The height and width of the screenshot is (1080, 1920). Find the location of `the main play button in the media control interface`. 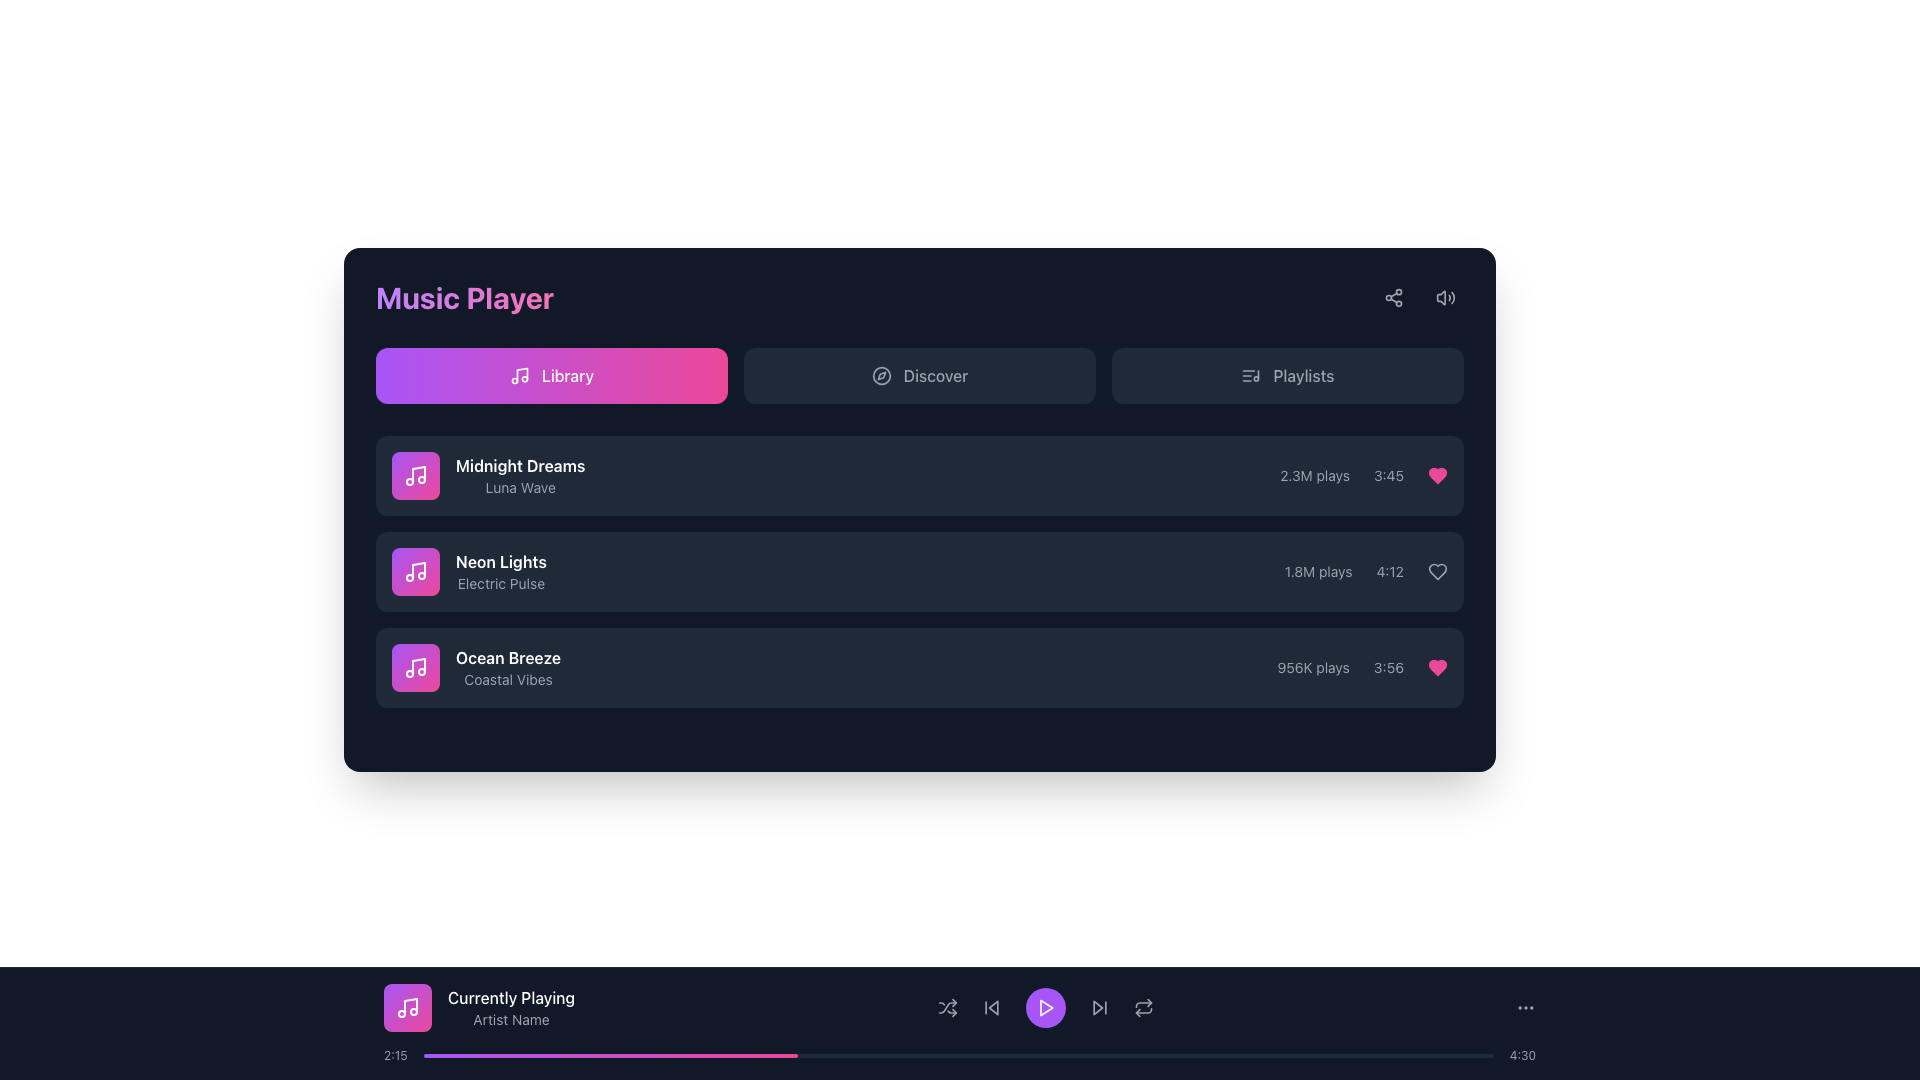

the main play button in the media control interface is located at coordinates (1044, 1007).